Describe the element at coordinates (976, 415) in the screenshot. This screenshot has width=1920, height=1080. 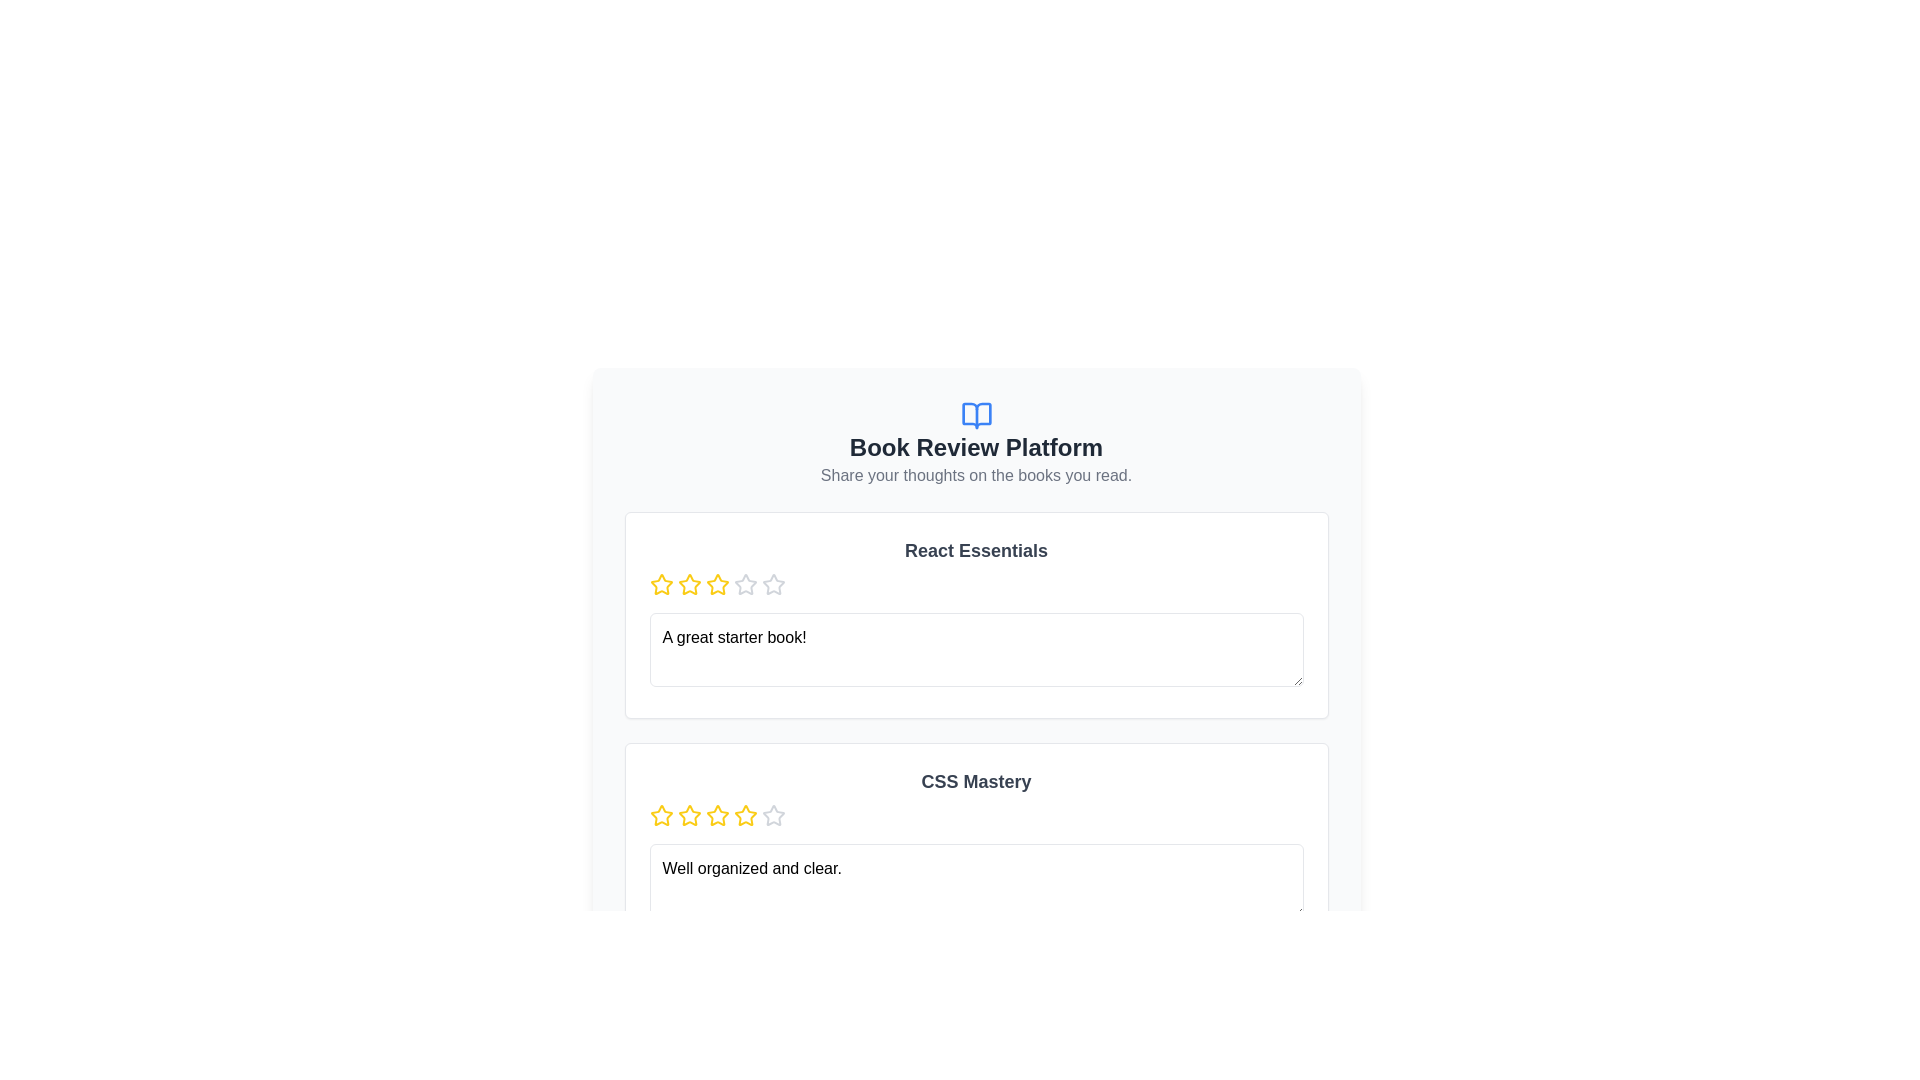
I see `the open book icon located in the header section of the interface, which features blue coloring and a minimalistic line-based design` at that location.